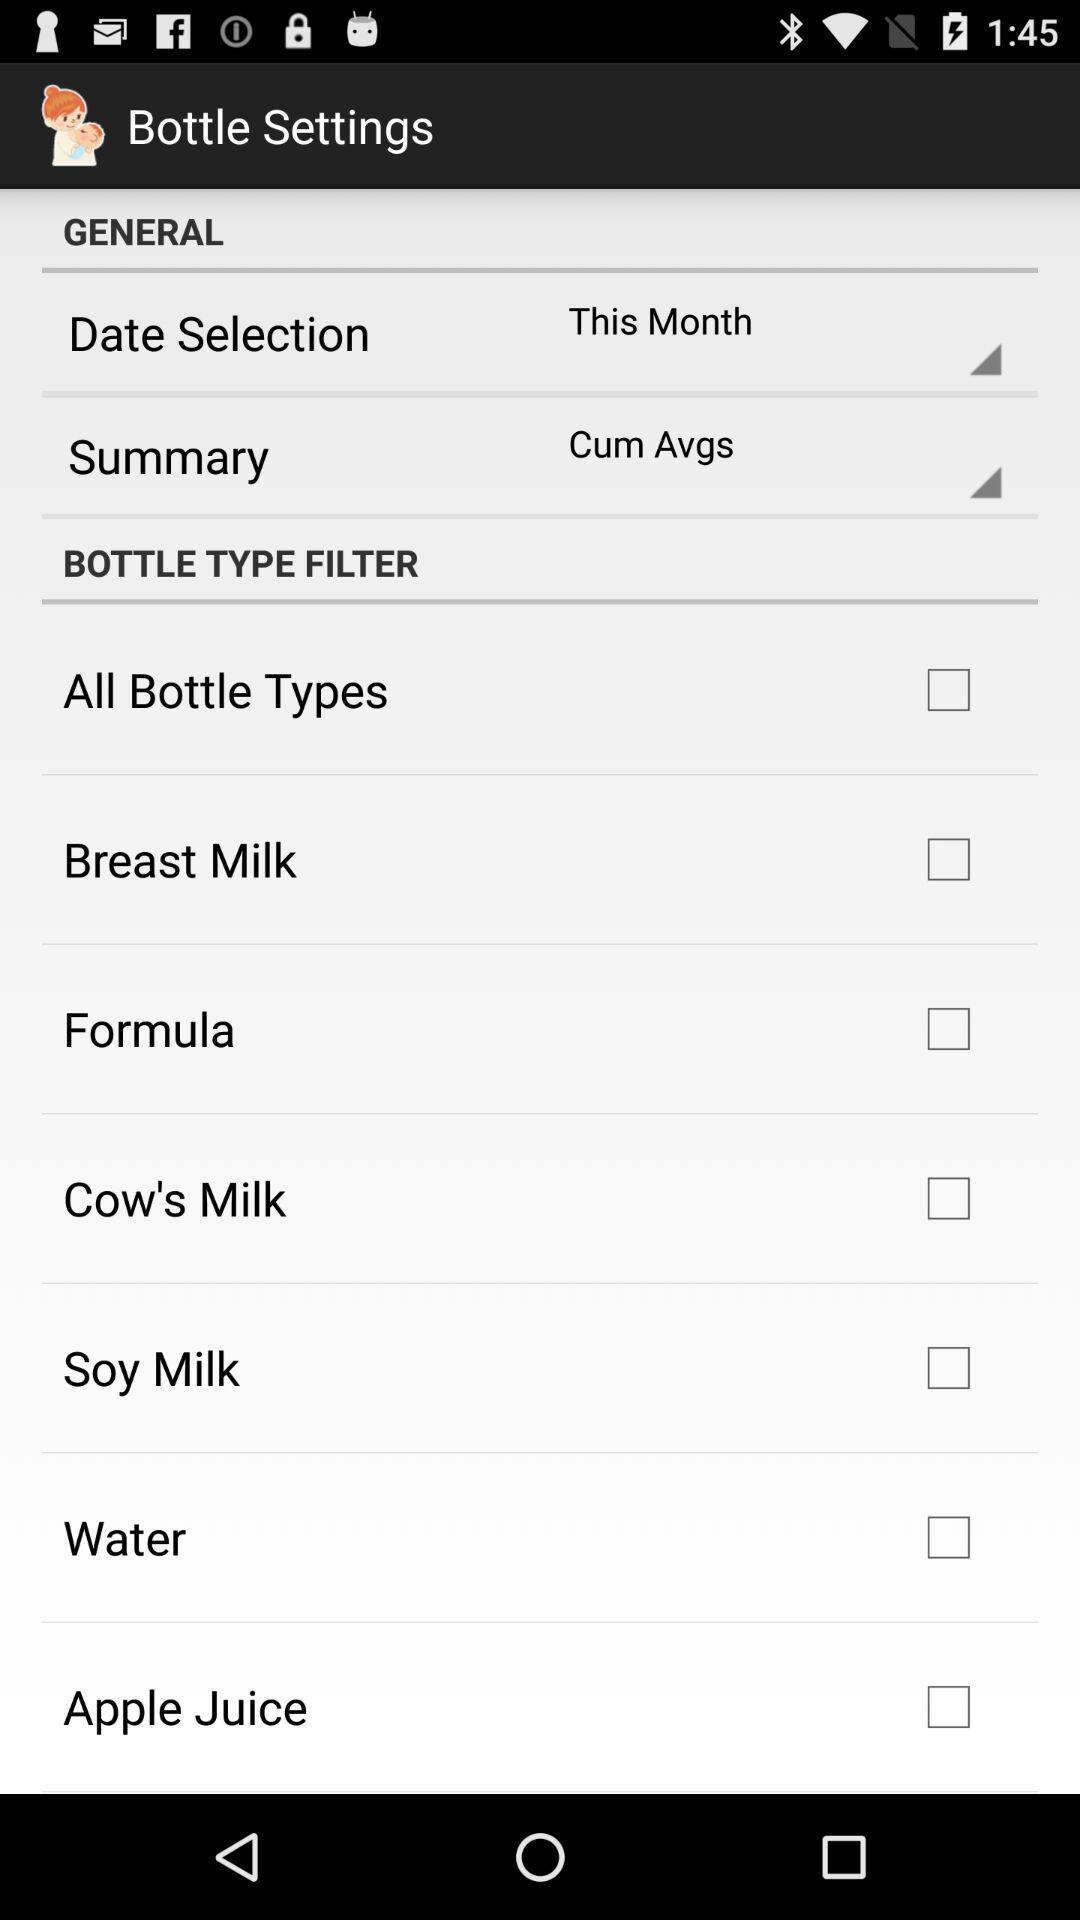  Describe the element at coordinates (540, 561) in the screenshot. I see `the bottle type filter icon` at that location.